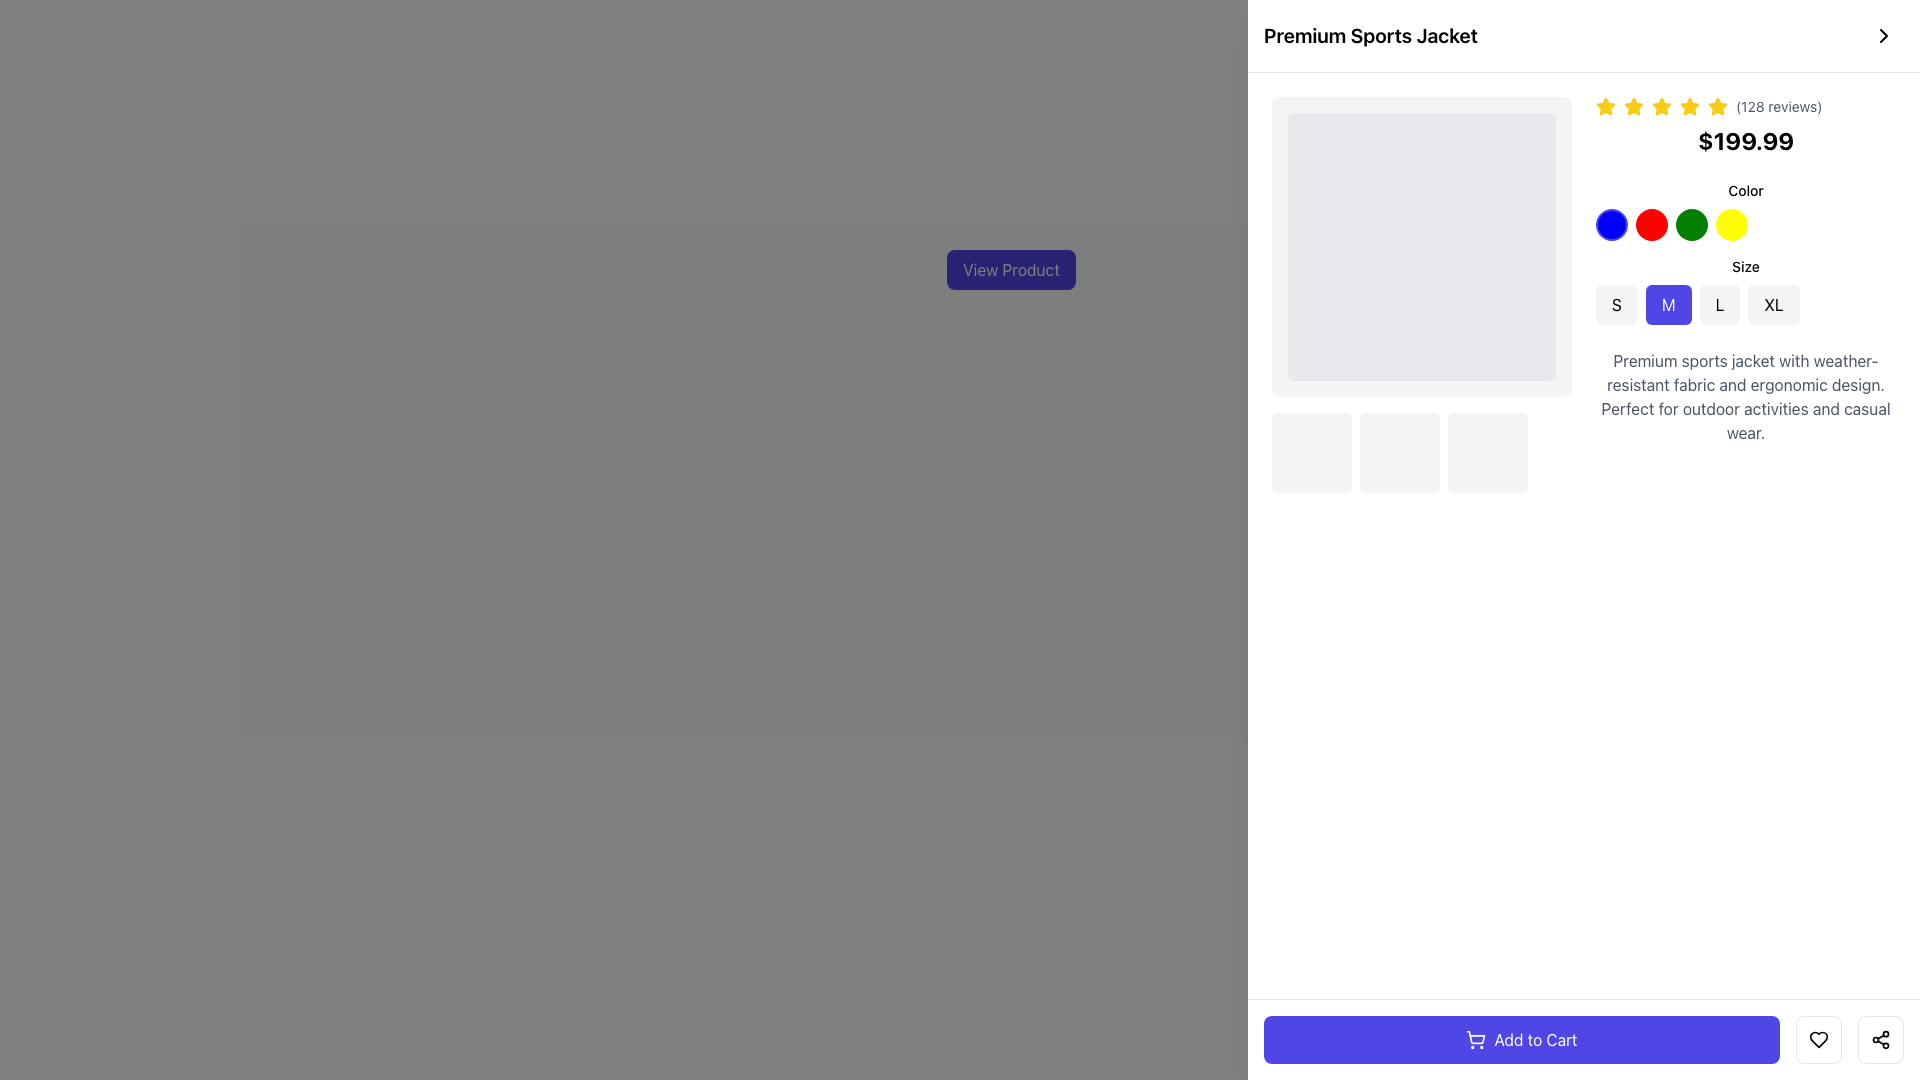 The width and height of the screenshot is (1920, 1080). I want to click on the middle interactive block with a light gray background and rounded corners, located beneath the product image, so click(1399, 452).